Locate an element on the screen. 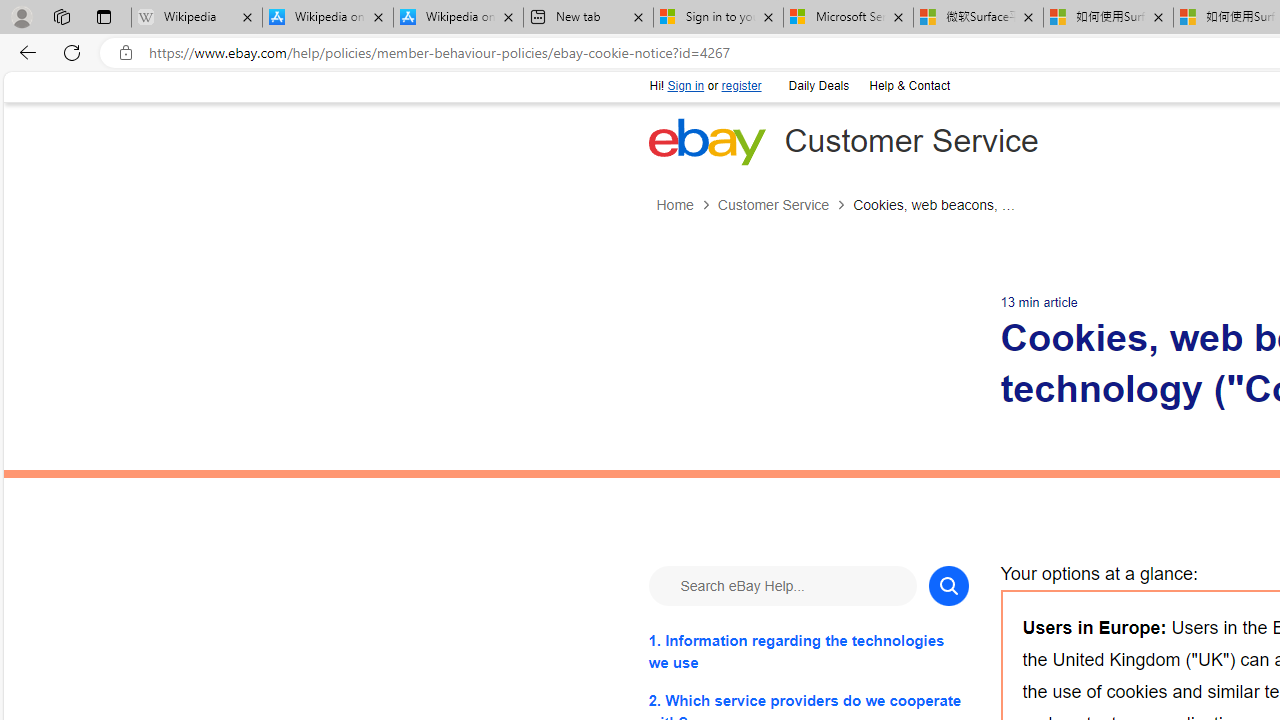 The image size is (1280, 720). 'Daily Deals' is located at coordinates (819, 86).